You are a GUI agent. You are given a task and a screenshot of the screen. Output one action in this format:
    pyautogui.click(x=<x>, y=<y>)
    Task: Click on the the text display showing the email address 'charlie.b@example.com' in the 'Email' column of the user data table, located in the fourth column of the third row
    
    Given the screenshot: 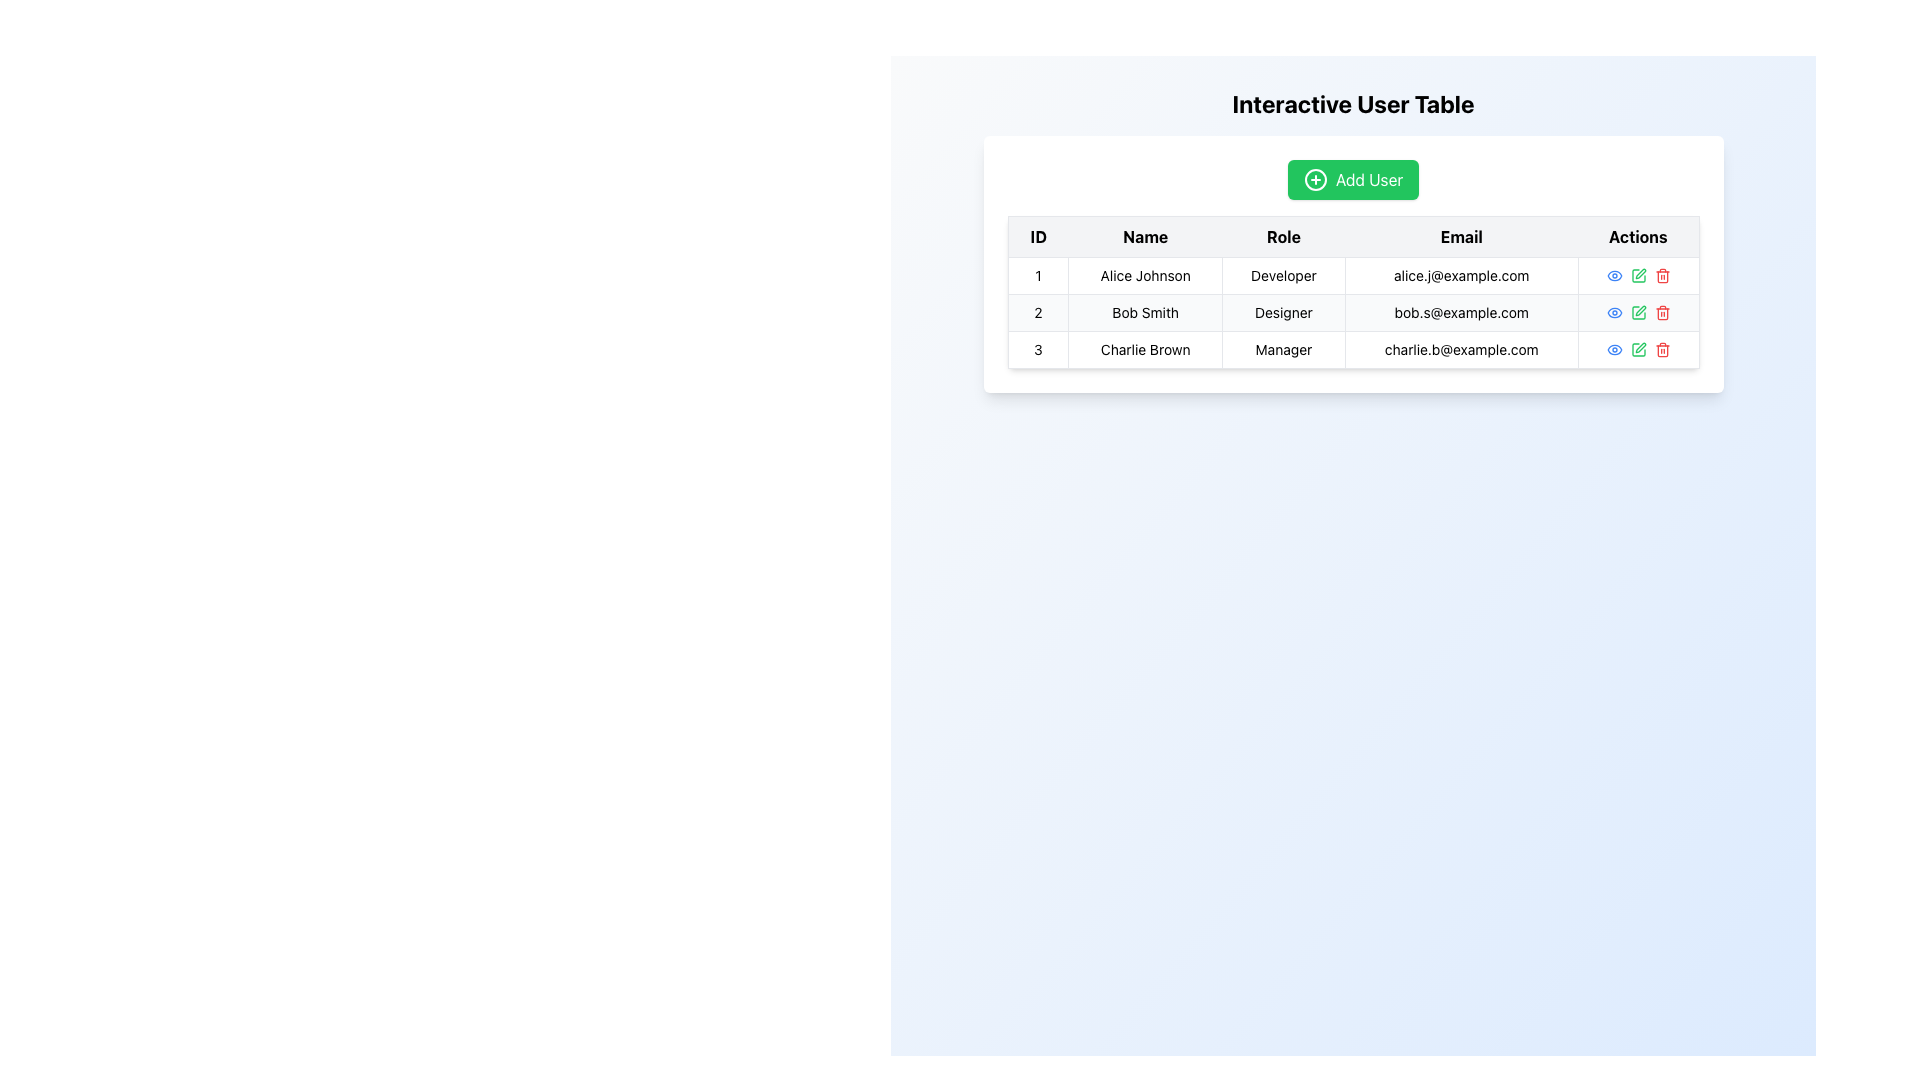 What is the action you would take?
    pyautogui.click(x=1461, y=349)
    